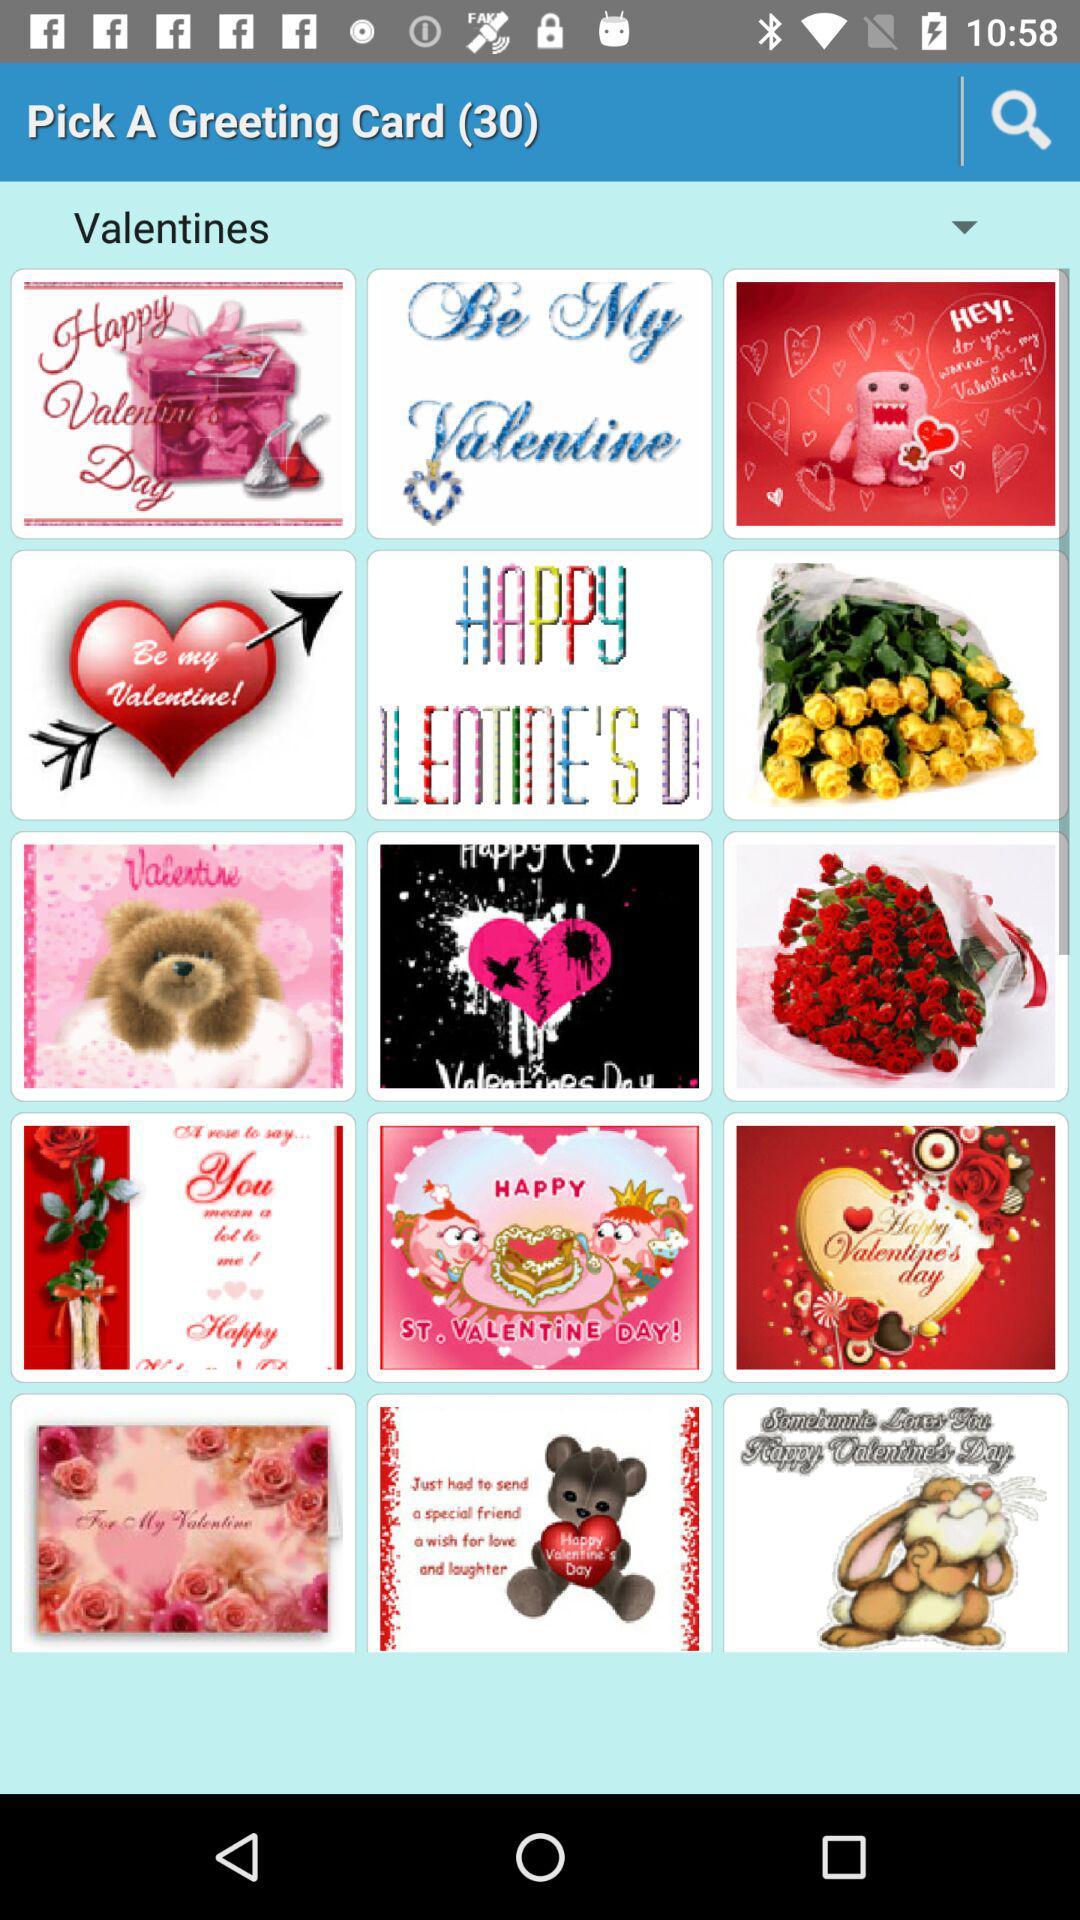  Describe the element at coordinates (1021, 120) in the screenshot. I see `search` at that location.